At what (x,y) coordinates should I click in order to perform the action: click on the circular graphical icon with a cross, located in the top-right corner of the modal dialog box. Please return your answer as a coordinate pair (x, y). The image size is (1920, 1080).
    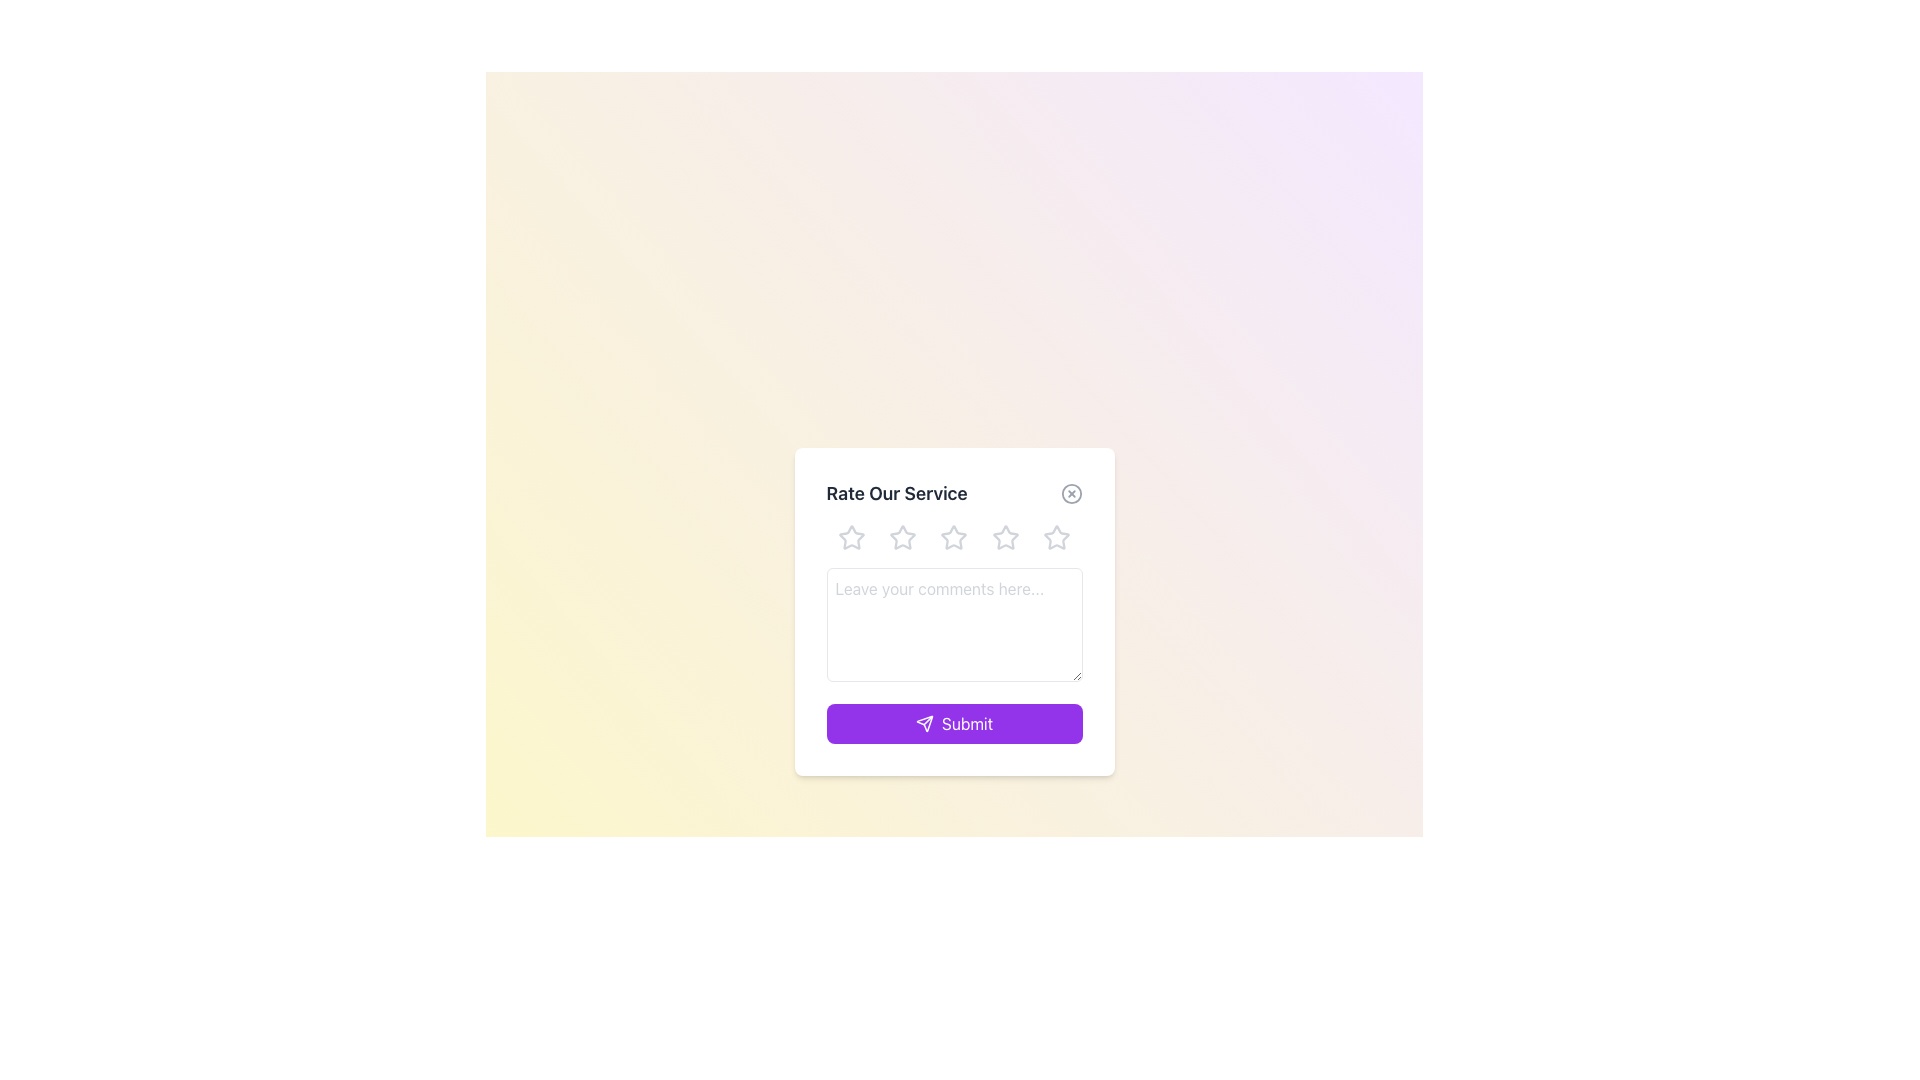
    Looking at the image, I should click on (1070, 493).